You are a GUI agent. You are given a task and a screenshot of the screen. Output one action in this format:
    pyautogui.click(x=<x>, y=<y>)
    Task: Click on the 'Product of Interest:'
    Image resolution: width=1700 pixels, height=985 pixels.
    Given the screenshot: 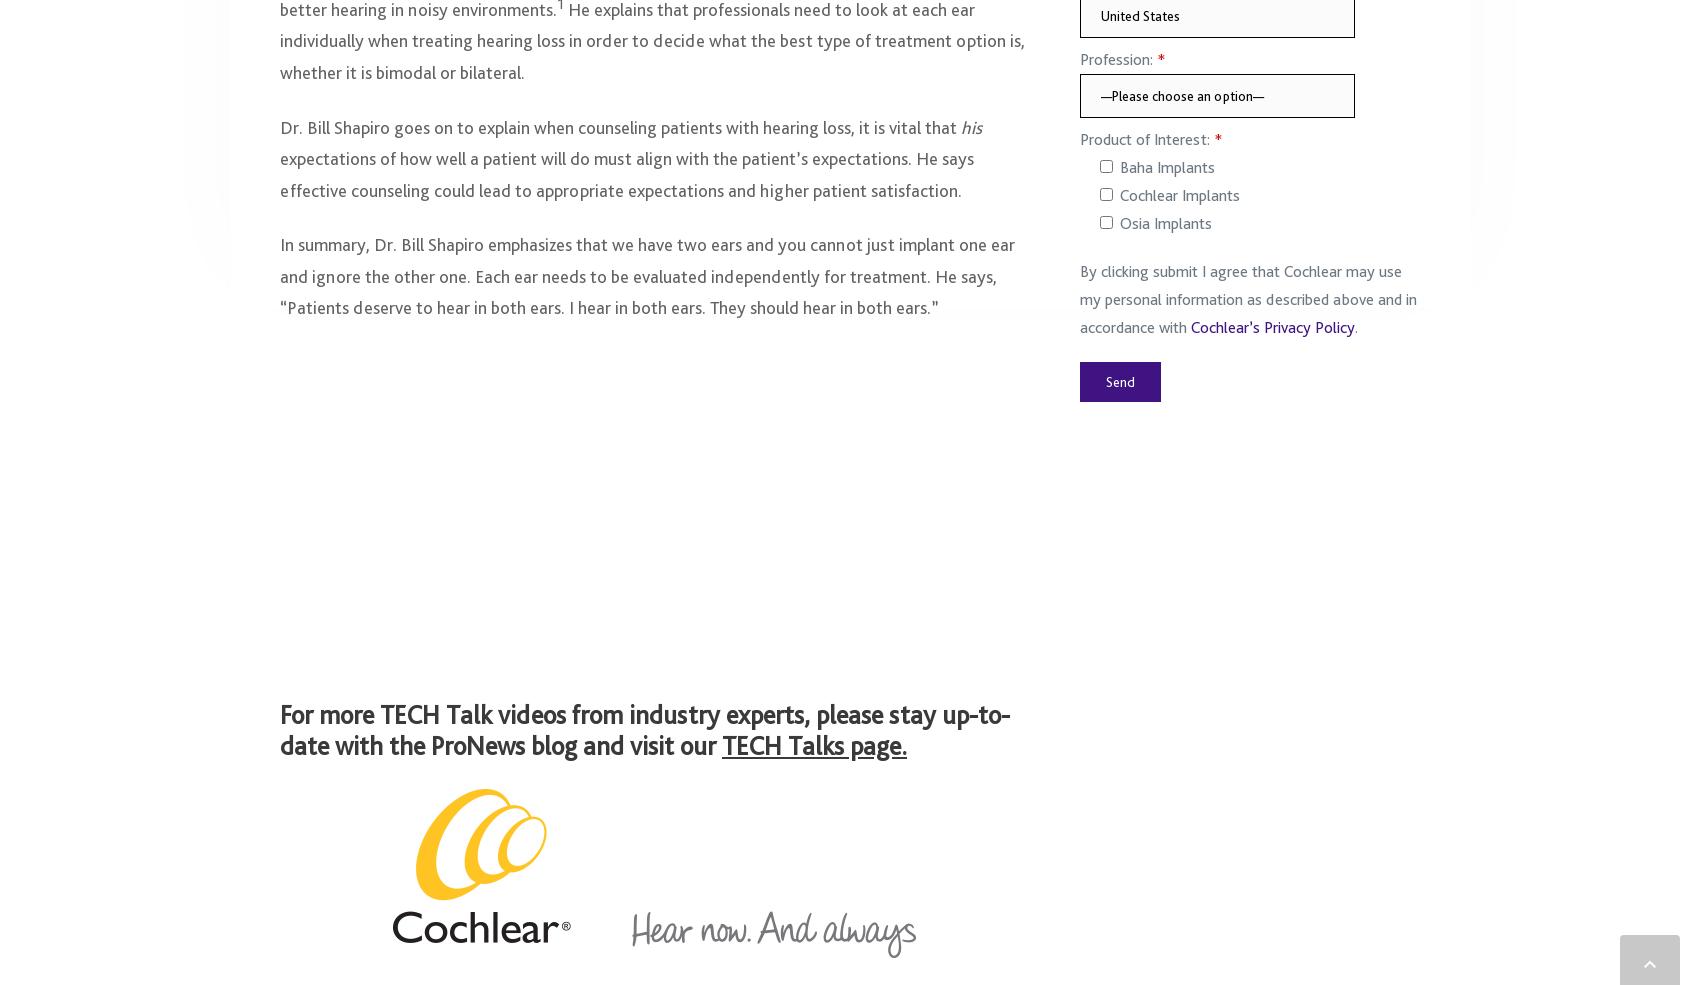 What is the action you would take?
    pyautogui.click(x=1146, y=149)
    